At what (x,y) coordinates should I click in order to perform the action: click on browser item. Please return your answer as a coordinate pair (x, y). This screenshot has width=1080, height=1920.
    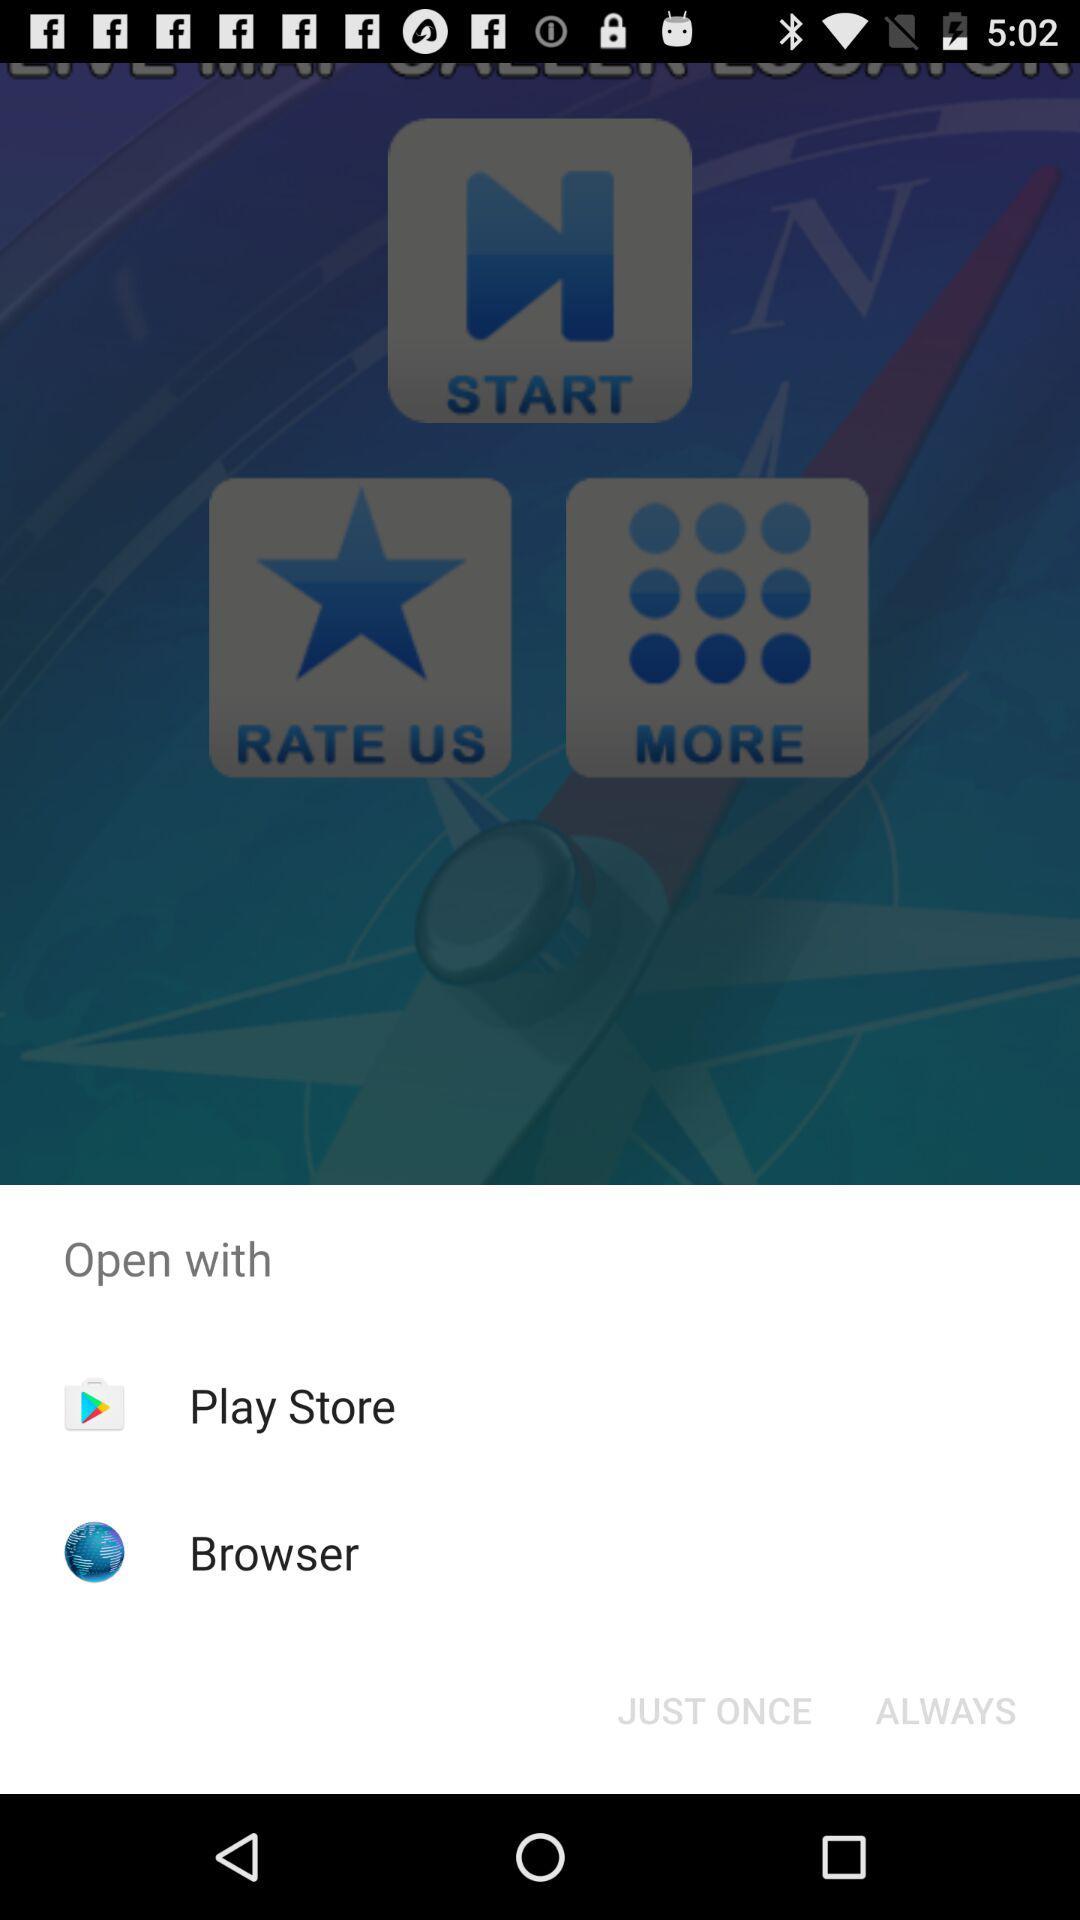
    Looking at the image, I should click on (274, 1551).